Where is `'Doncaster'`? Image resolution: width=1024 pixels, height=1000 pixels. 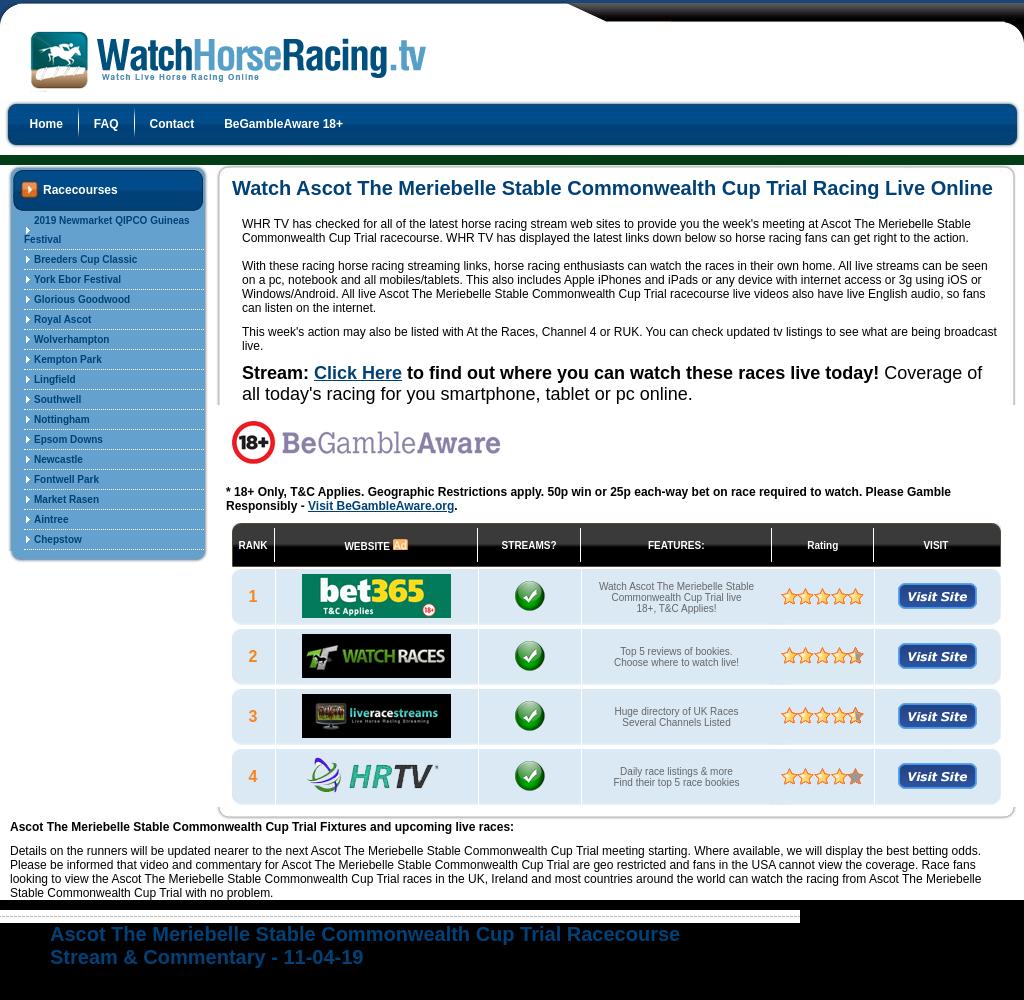 'Doncaster' is located at coordinates (56, 598).